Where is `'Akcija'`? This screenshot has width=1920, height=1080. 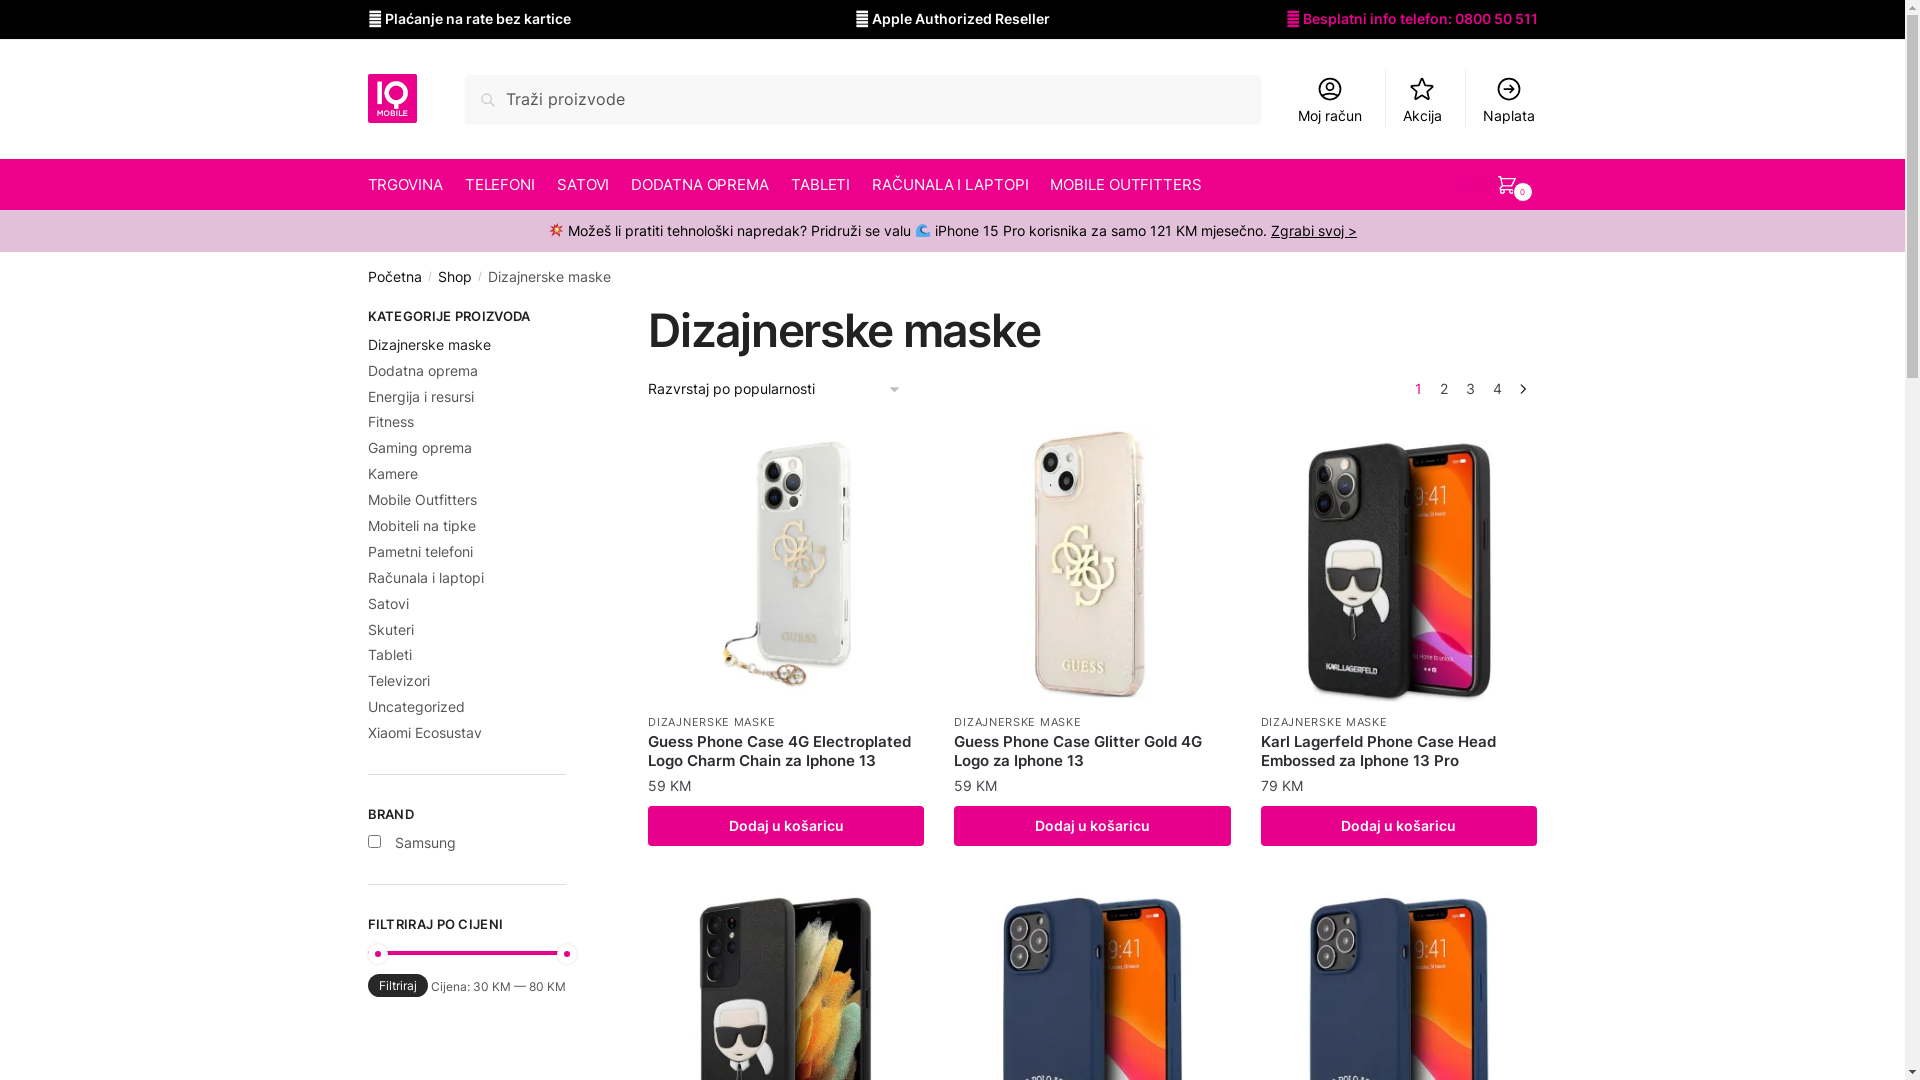
'Akcija' is located at coordinates (1389, 99).